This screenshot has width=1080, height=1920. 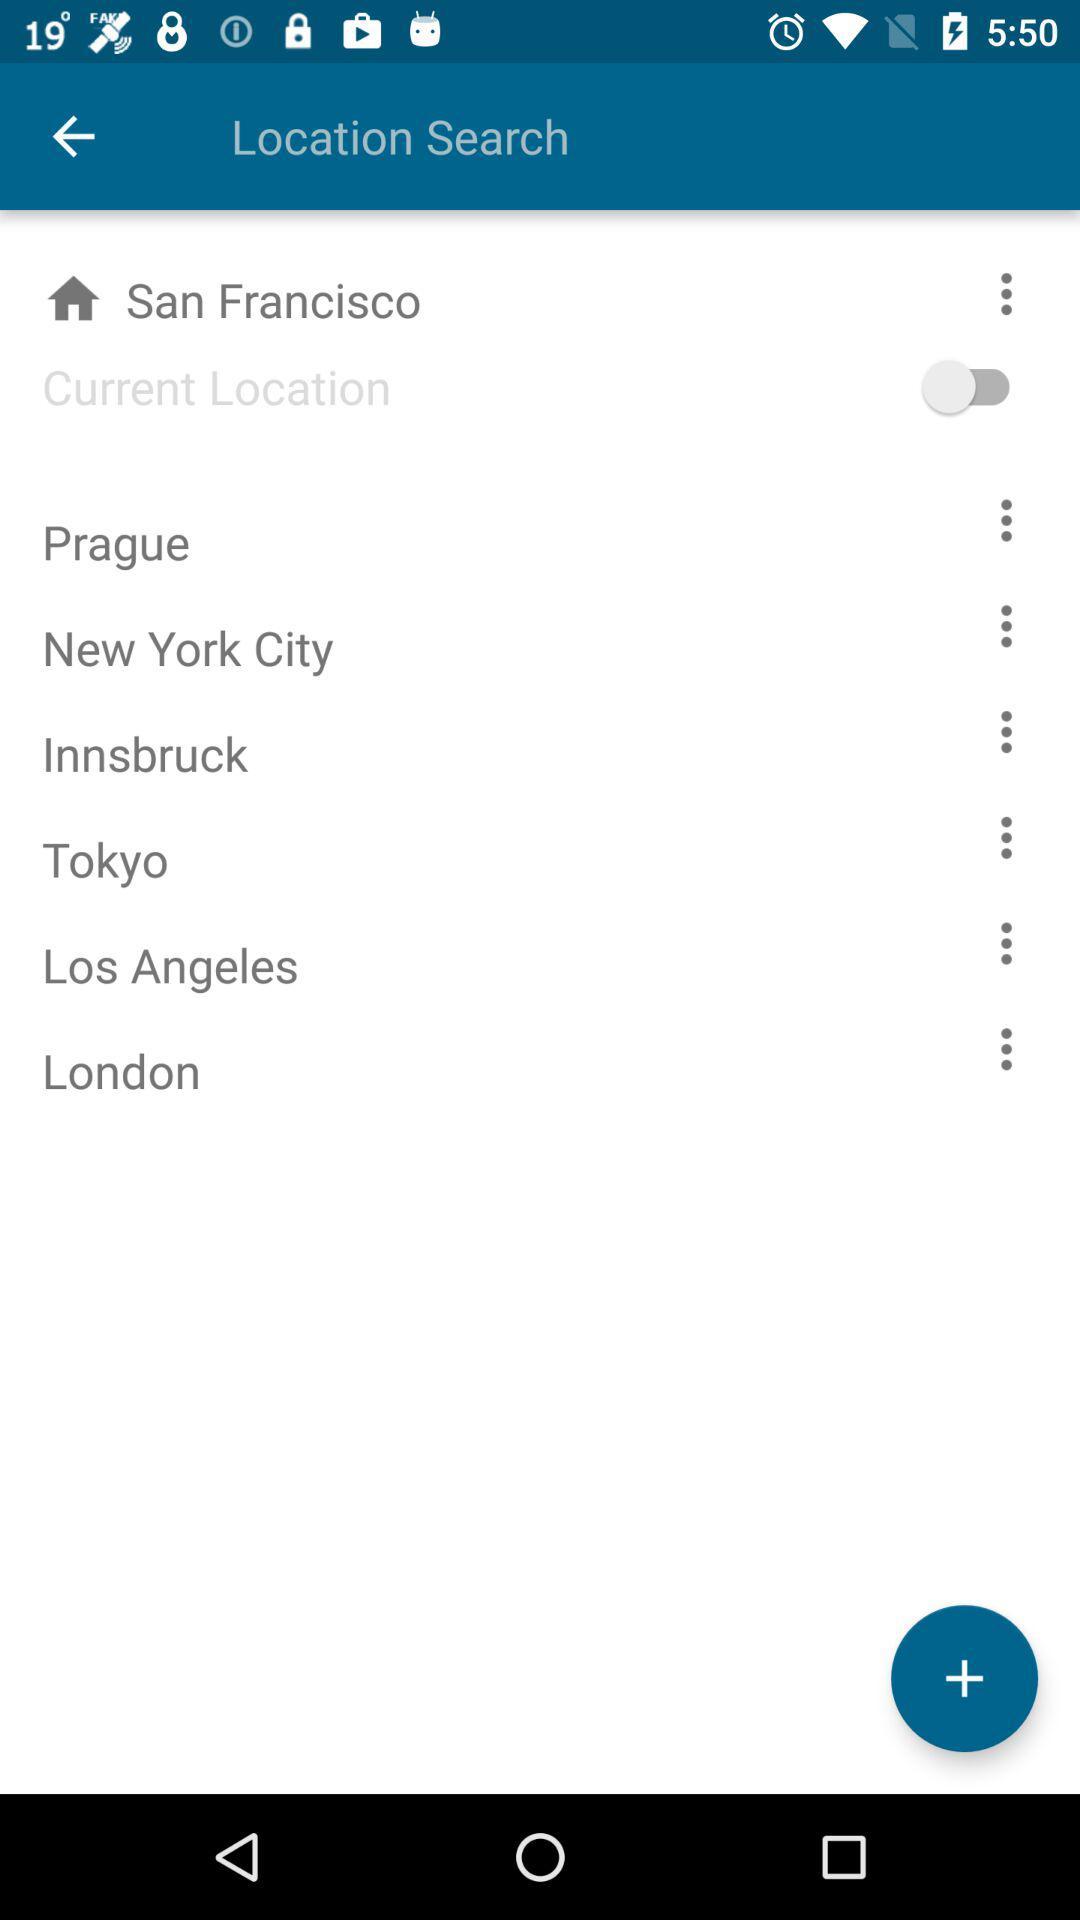 I want to click on opions, so click(x=1006, y=837).